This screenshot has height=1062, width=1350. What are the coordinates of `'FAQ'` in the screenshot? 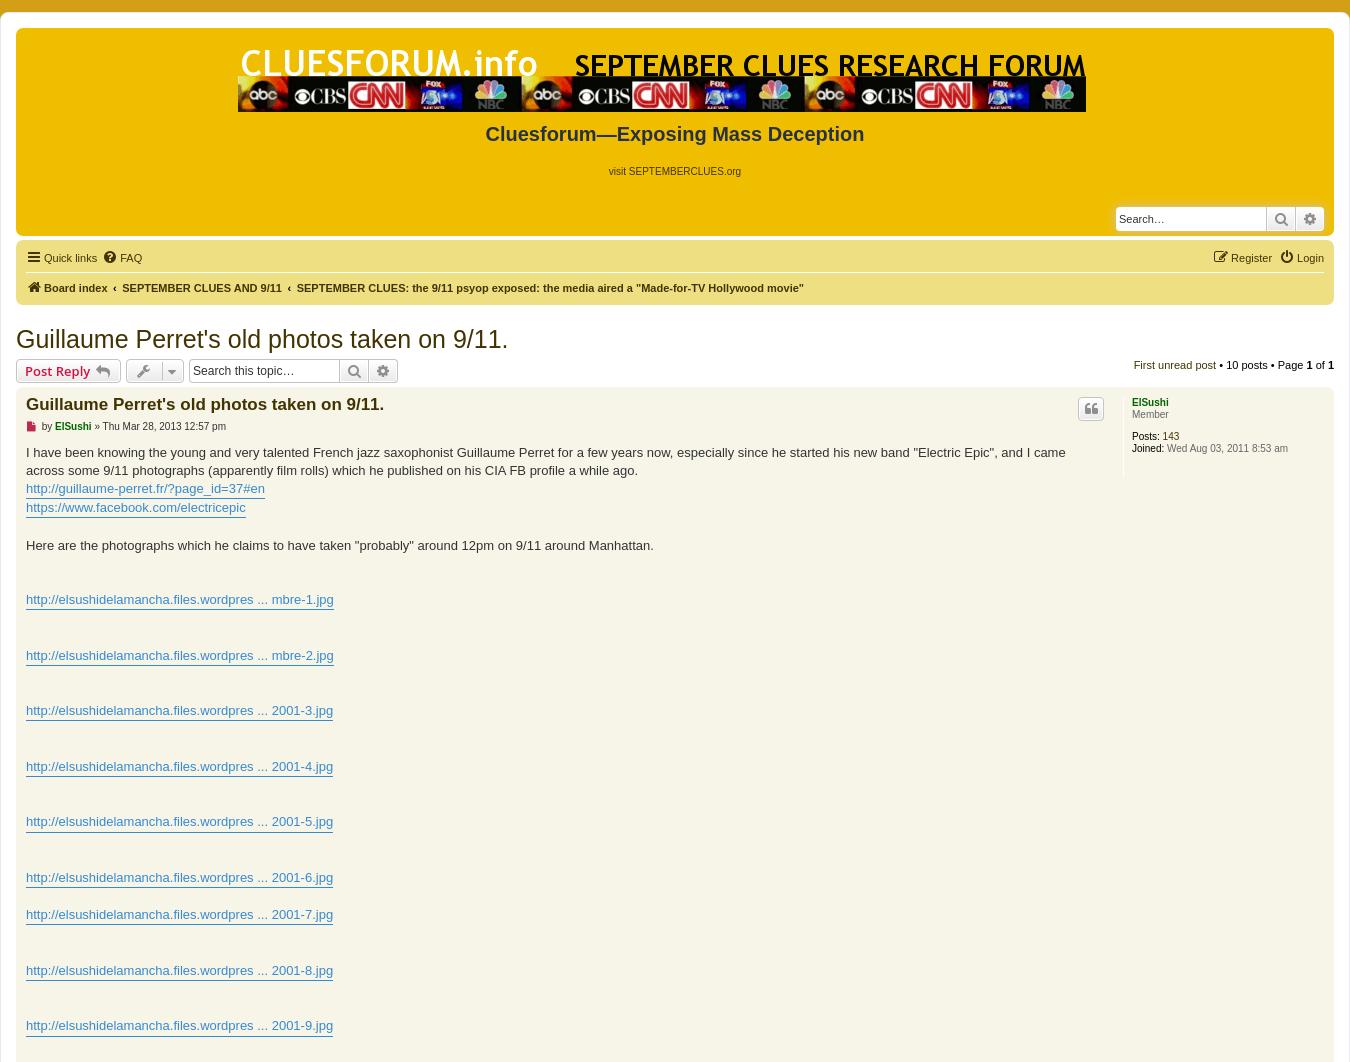 It's located at (130, 257).